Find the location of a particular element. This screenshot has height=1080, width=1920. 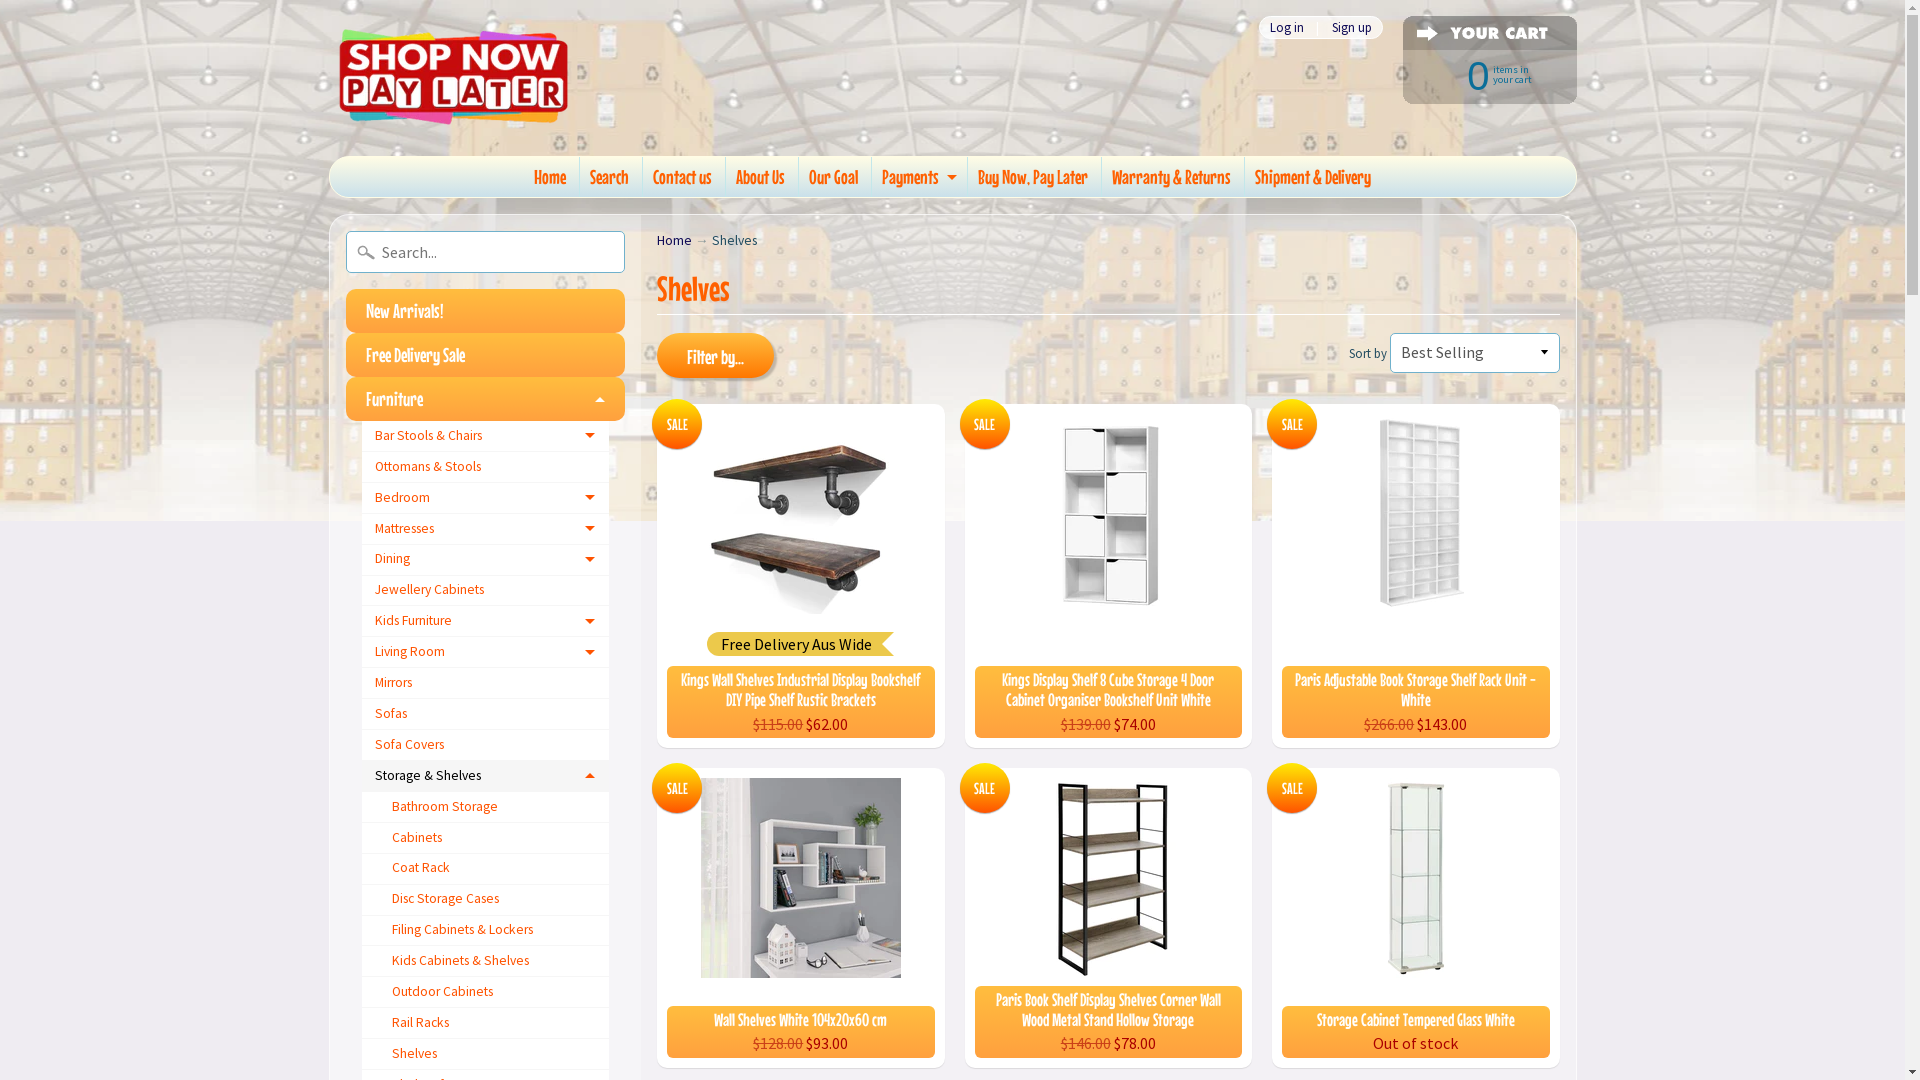

'Disc Storage Cases' is located at coordinates (485, 900).